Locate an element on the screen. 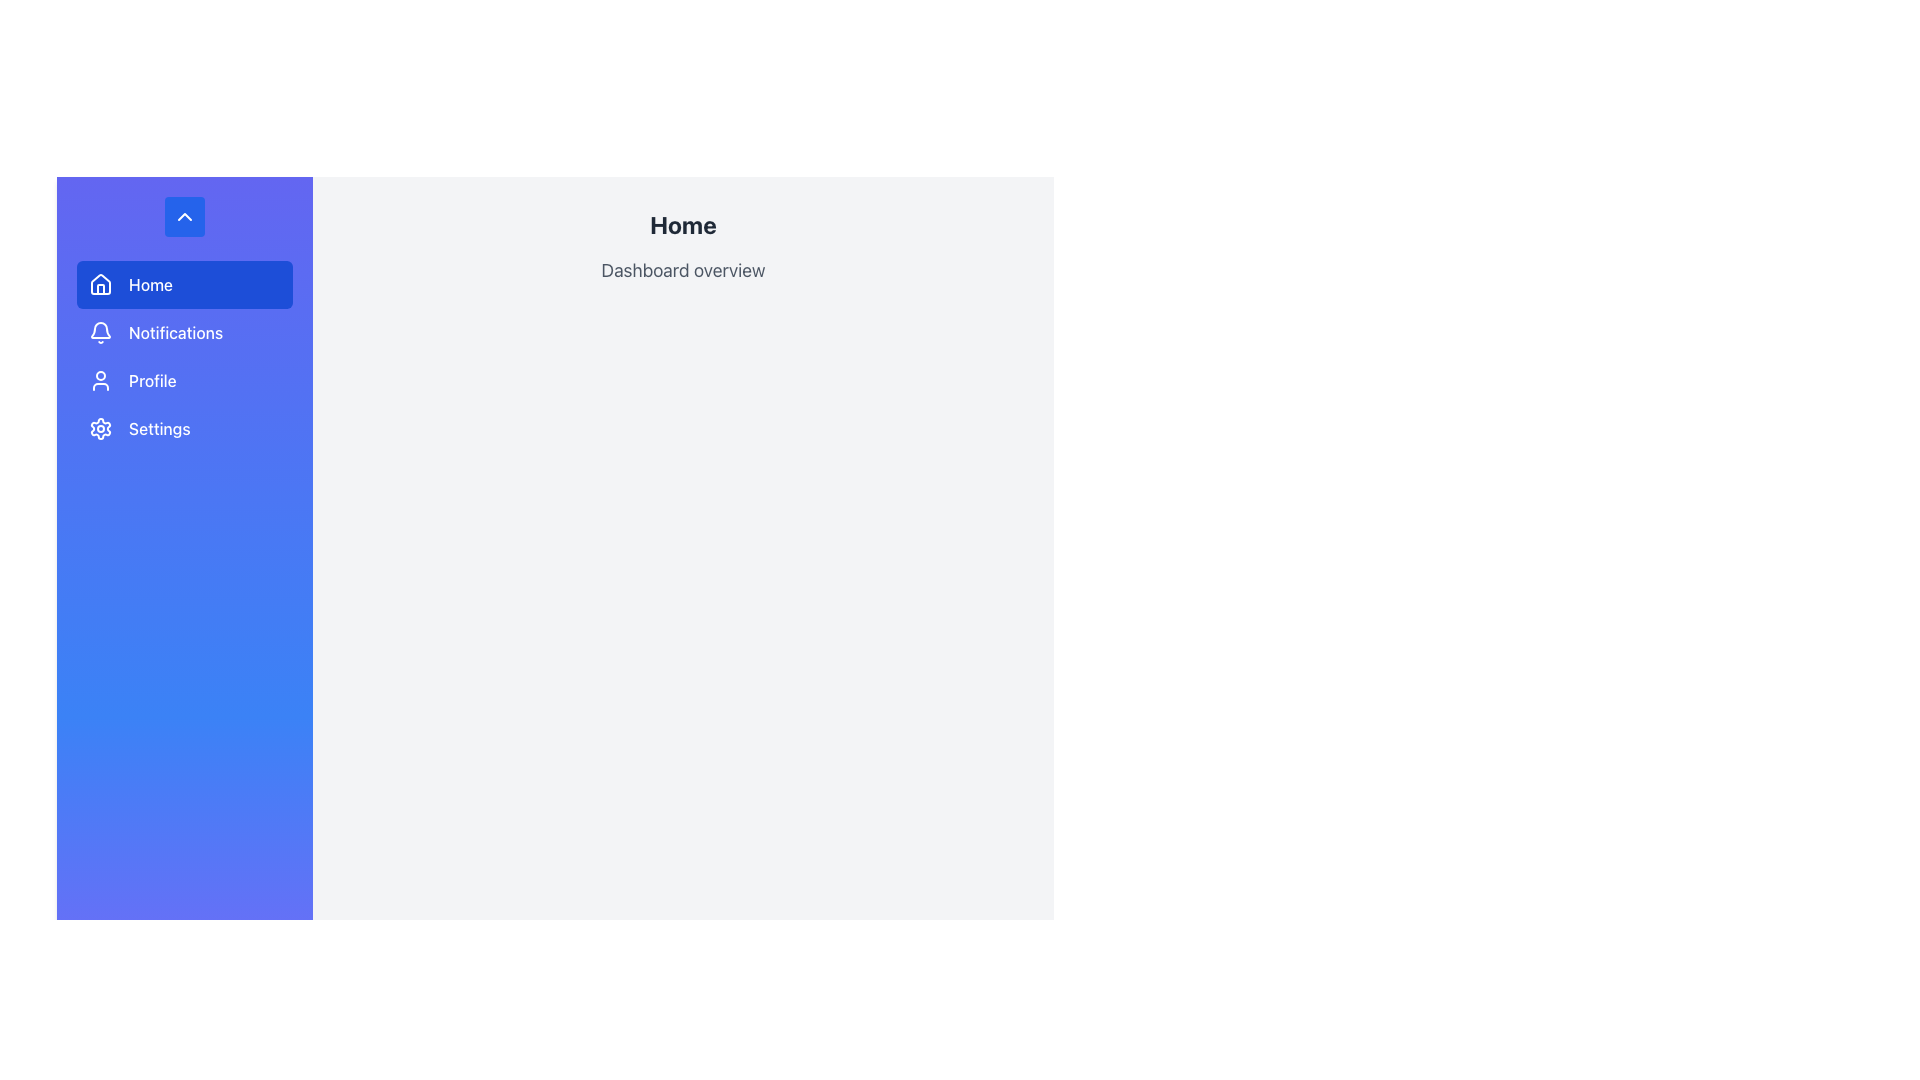 The height and width of the screenshot is (1080, 1920). the bell icon in the navigation menu, which is located to the left of the 'Notifications' text is located at coordinates (99, 331).